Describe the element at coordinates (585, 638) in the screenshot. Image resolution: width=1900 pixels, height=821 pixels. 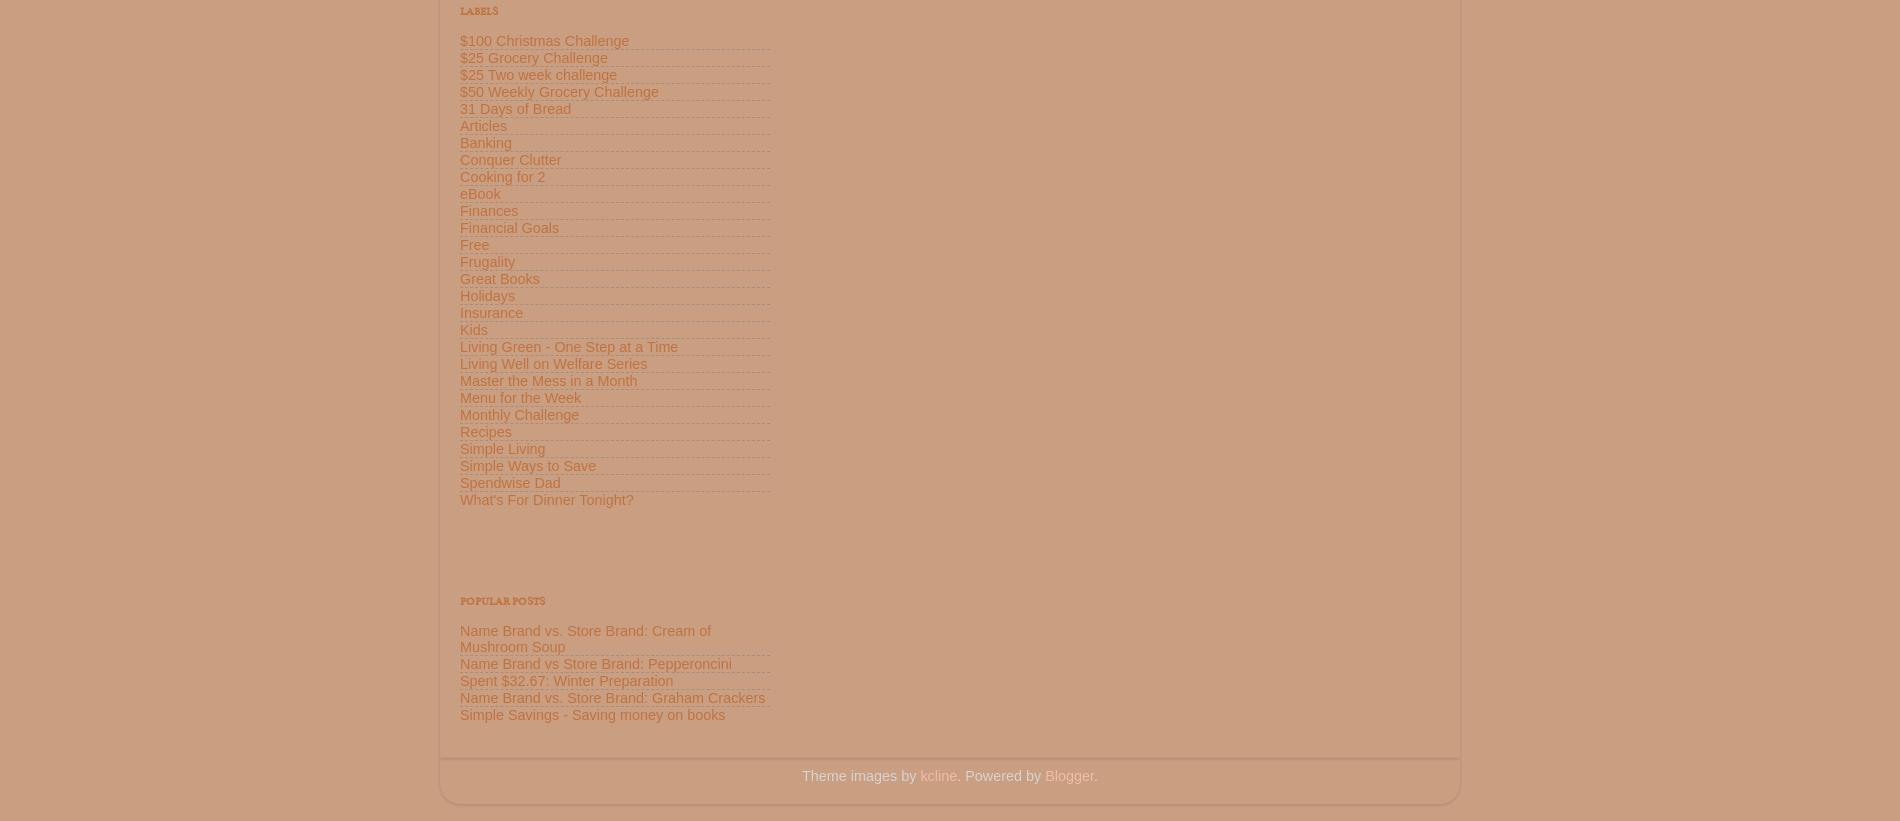
I see `'Name Brand vs. Store Brand: Cream of Mushroom Soup'` at that location.